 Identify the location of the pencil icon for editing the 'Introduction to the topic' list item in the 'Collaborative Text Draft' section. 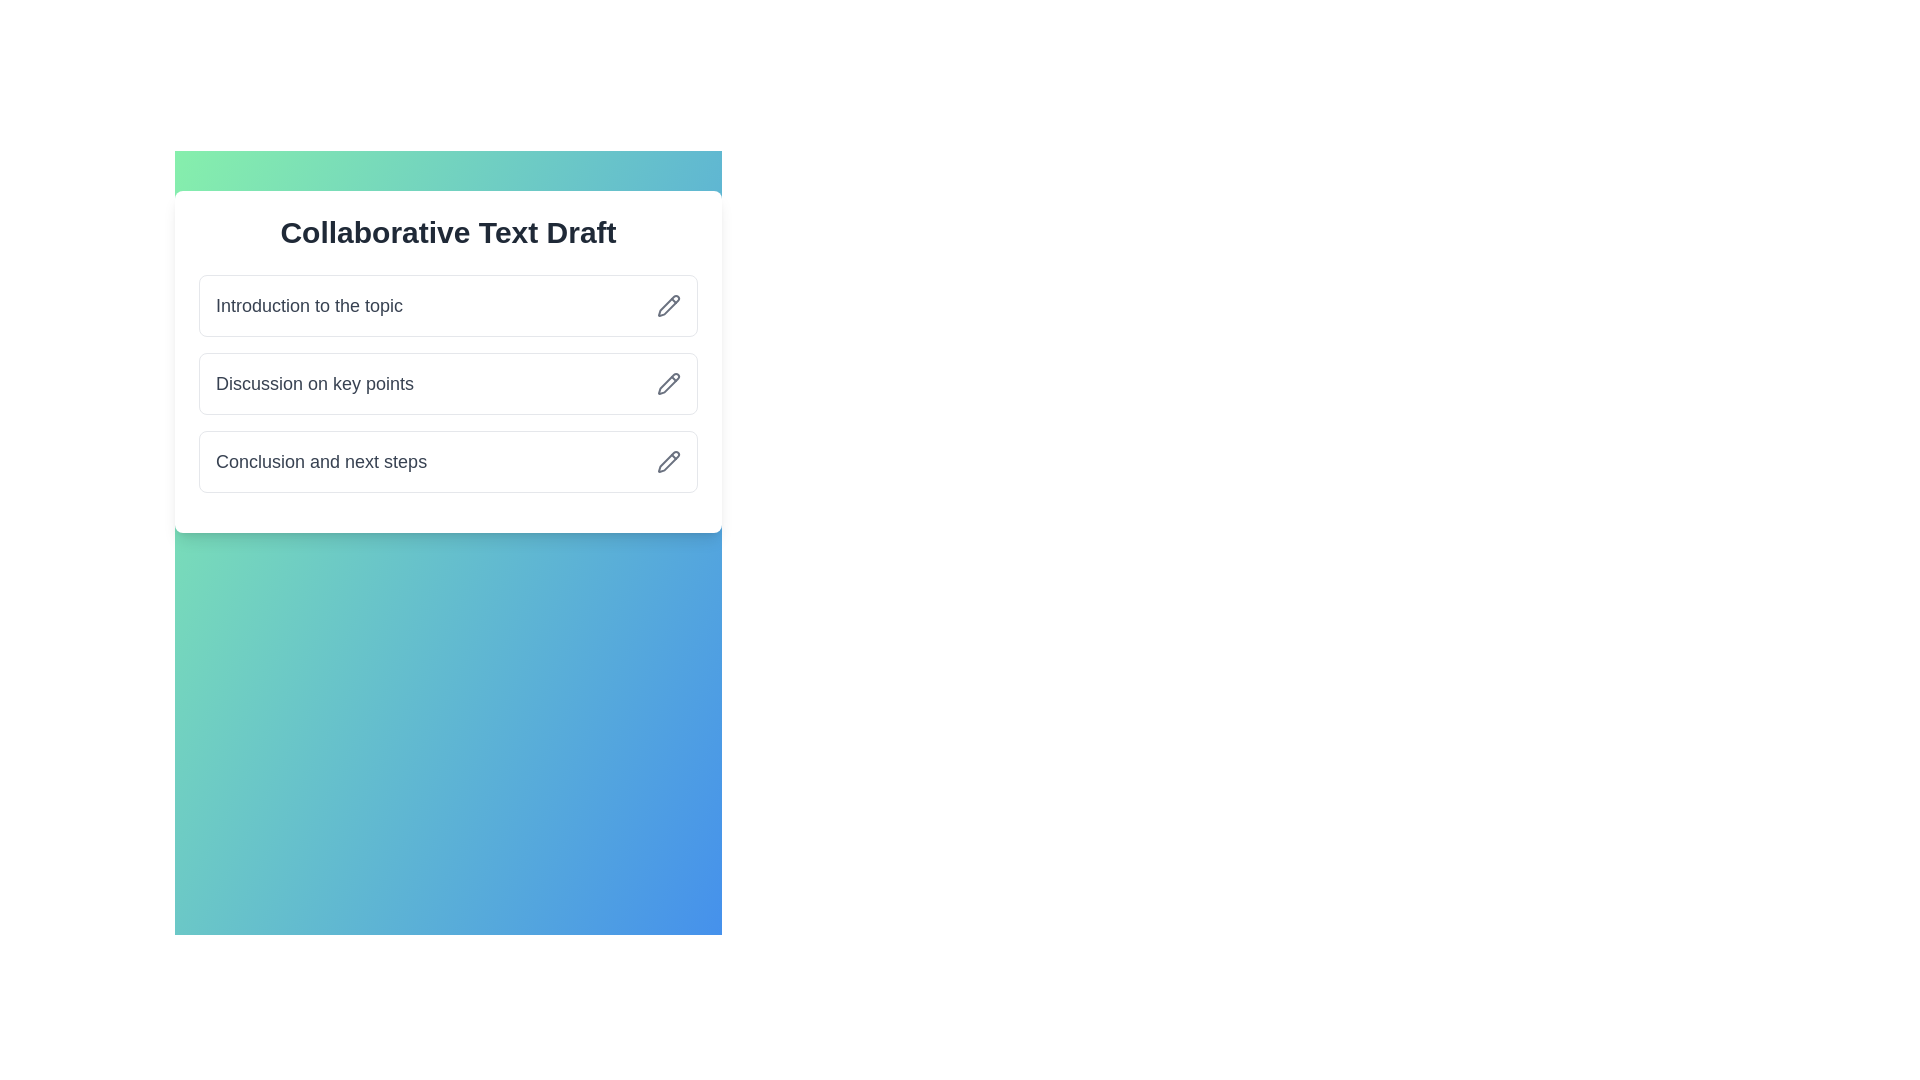
(668, 305).